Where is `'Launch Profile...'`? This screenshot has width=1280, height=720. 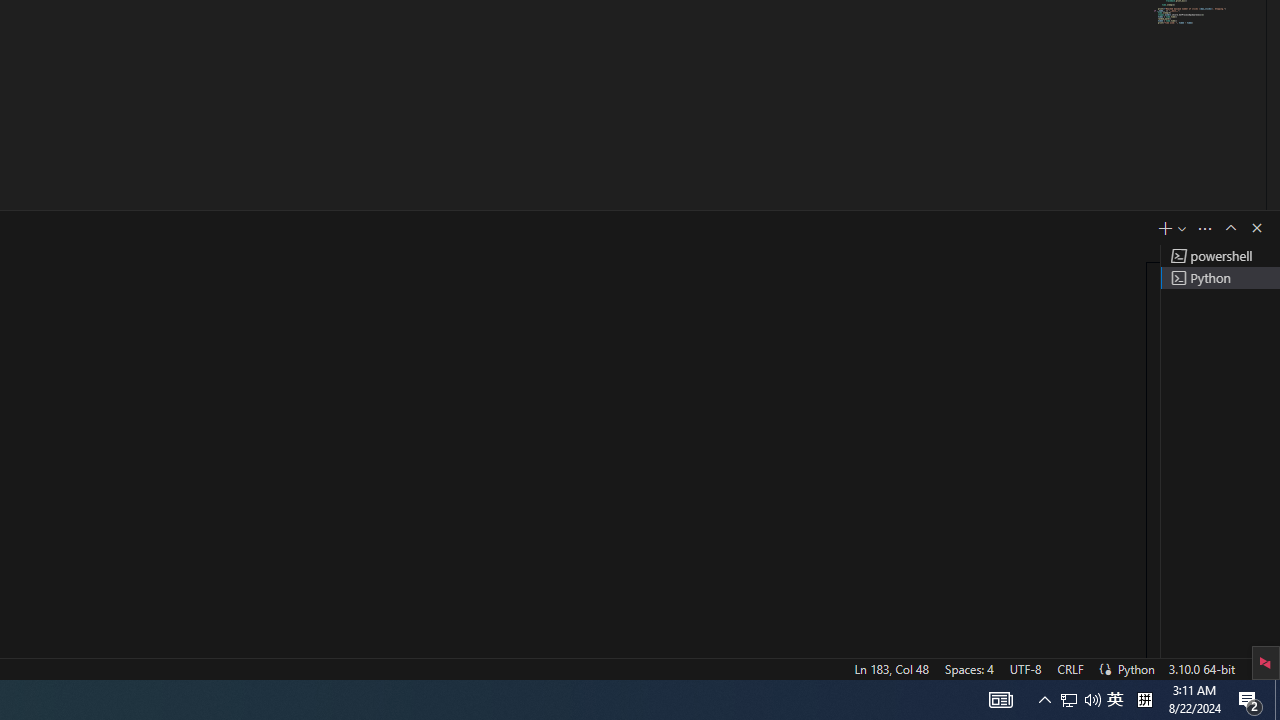 'Launch Profile...' is located at coordinates (1182, 227).